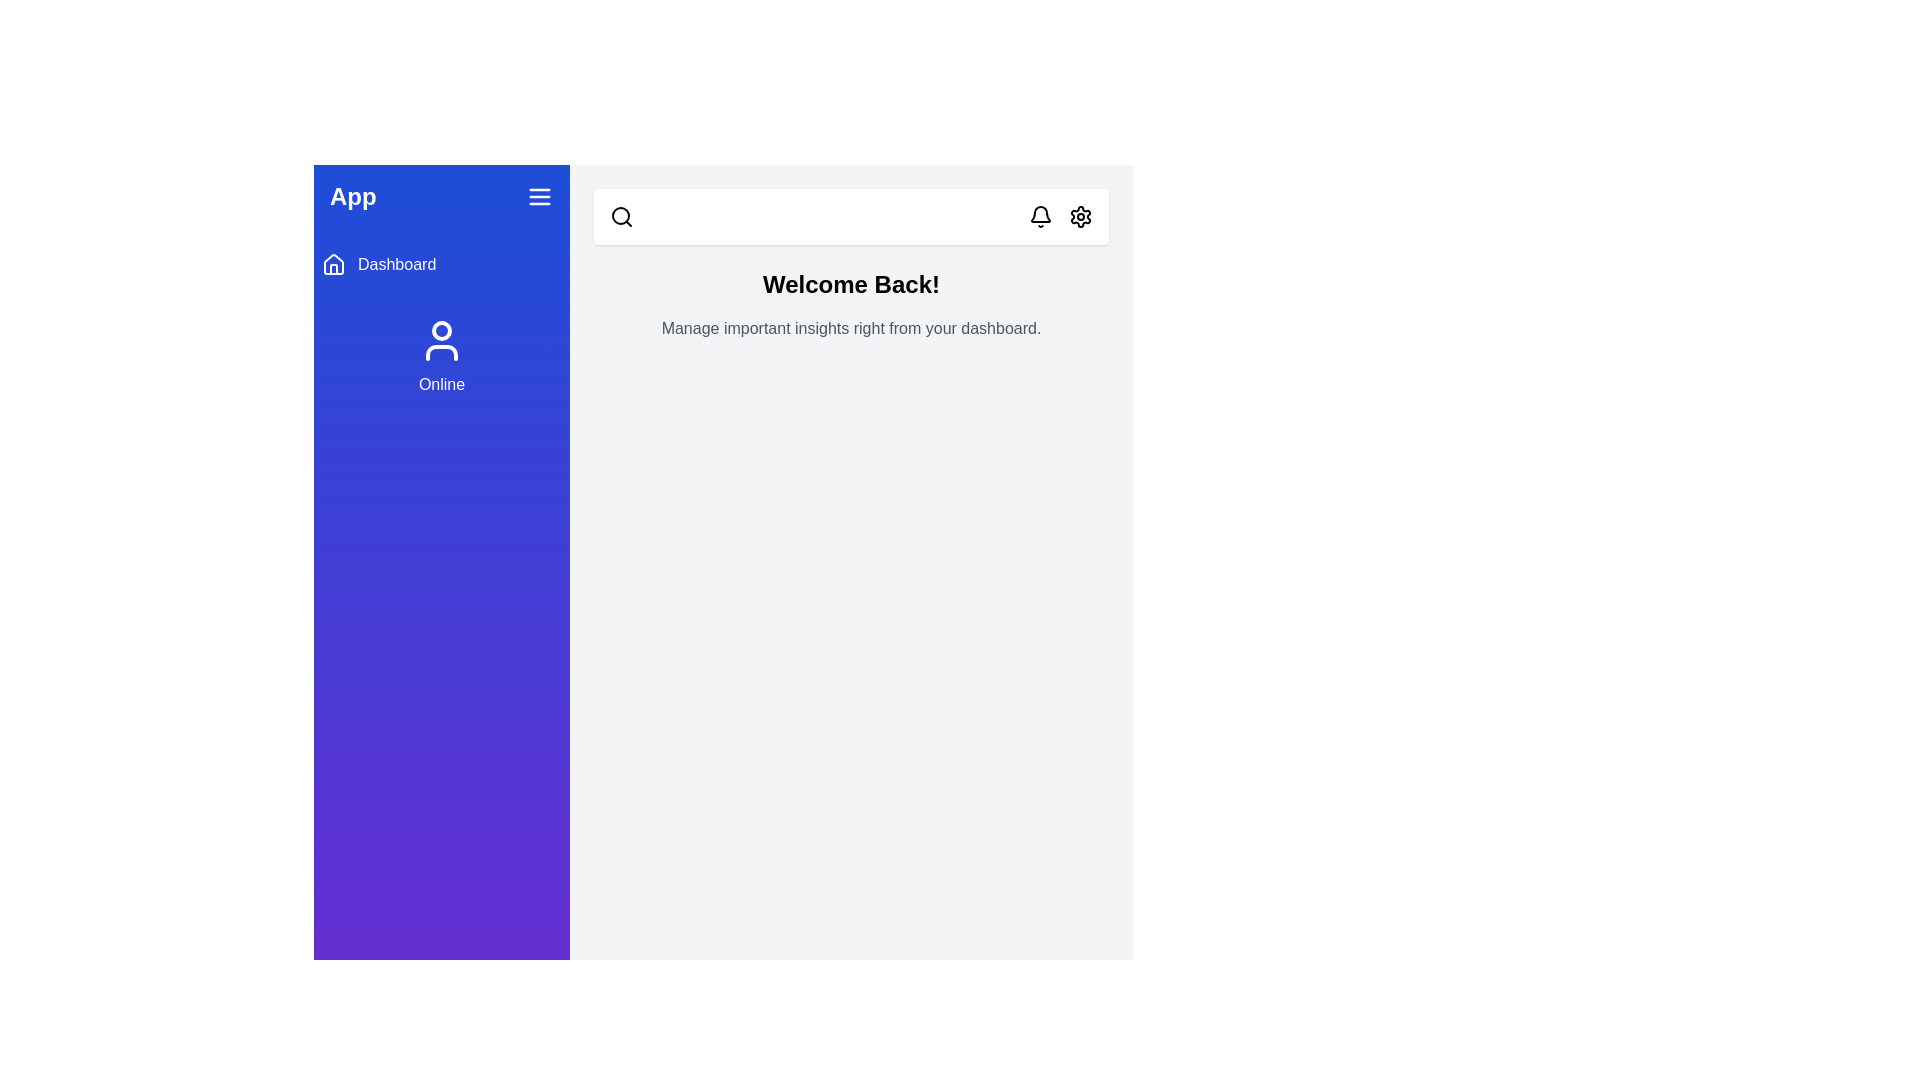 This screenshot has width=1920, height=1080. Describe the element at coordinates (440, 264) in the screenshot. I see `the 'Dashboard' menu item in the sidebar` at that location.